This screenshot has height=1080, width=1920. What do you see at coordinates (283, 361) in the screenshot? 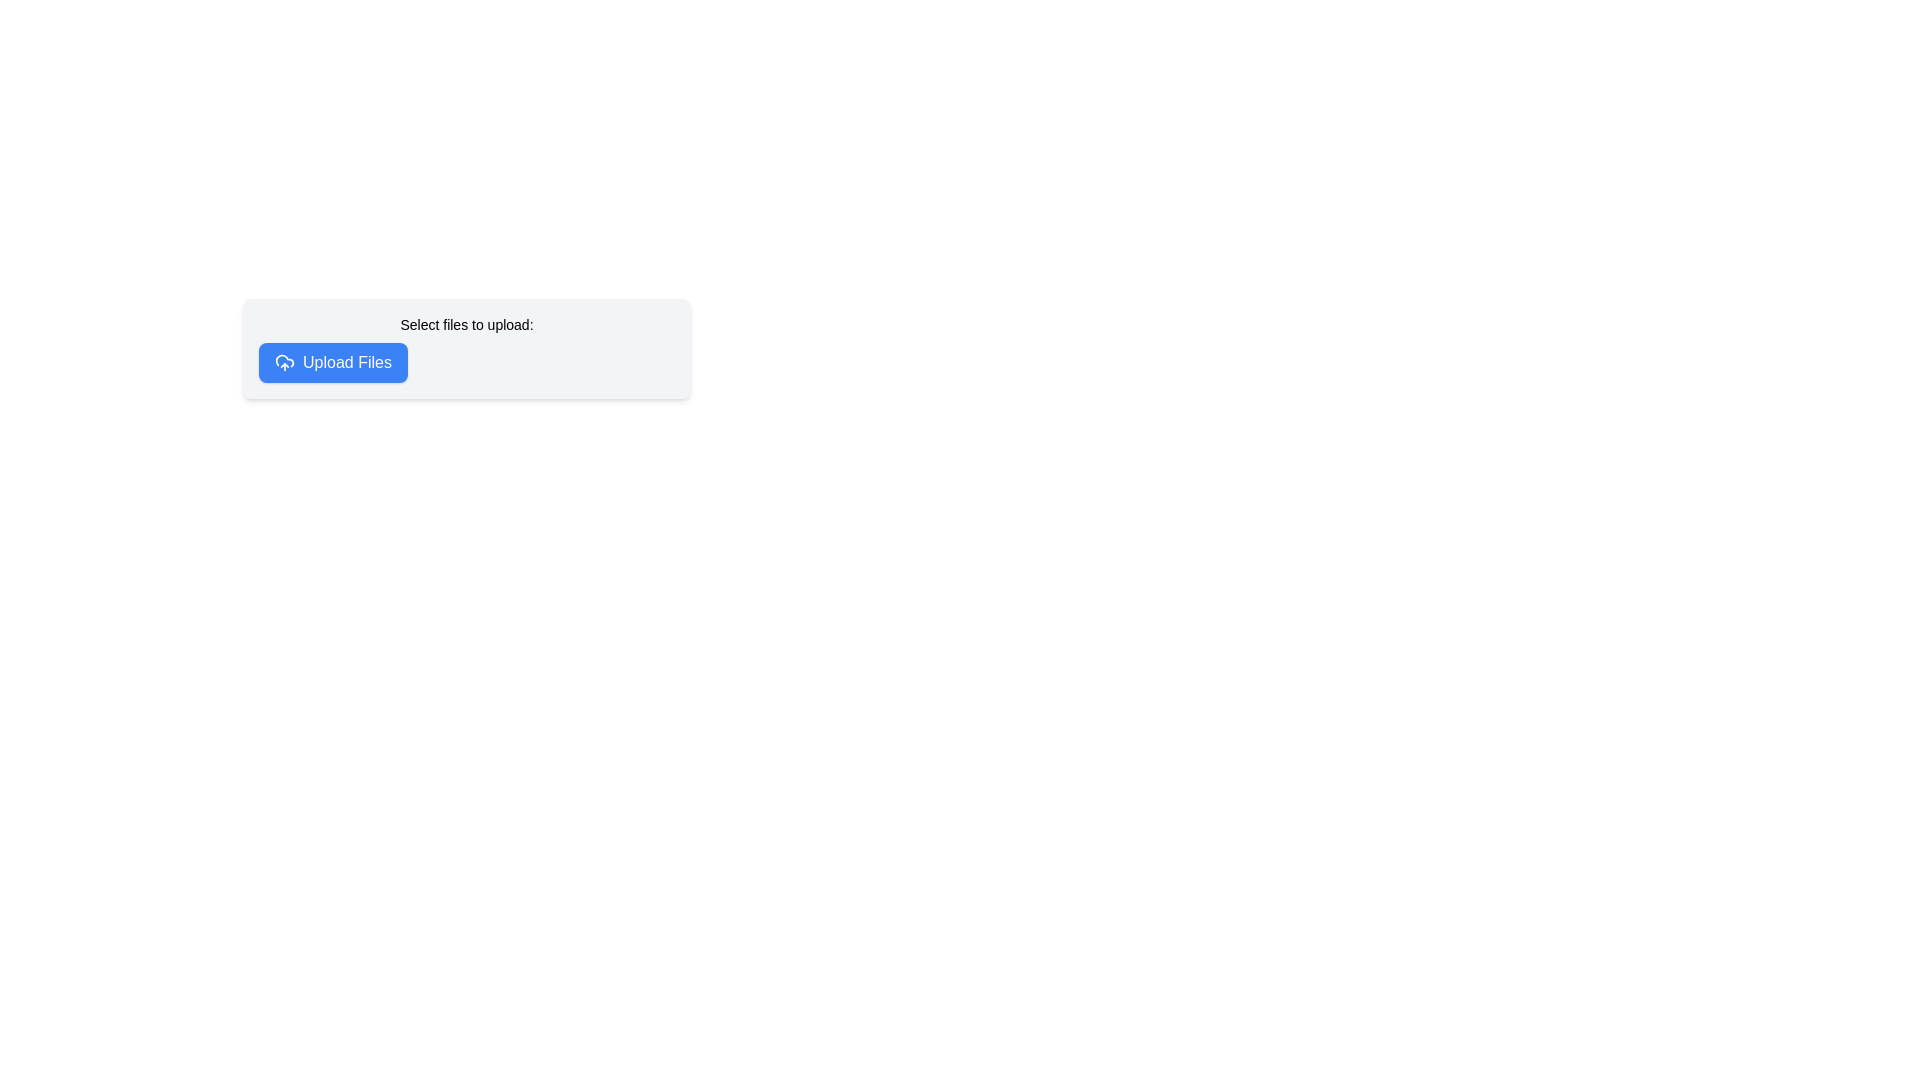
I see `the central curved line of the cloud upload icon located just before the 'Upload Files' text label within the button` at bounding box center [283, 361].